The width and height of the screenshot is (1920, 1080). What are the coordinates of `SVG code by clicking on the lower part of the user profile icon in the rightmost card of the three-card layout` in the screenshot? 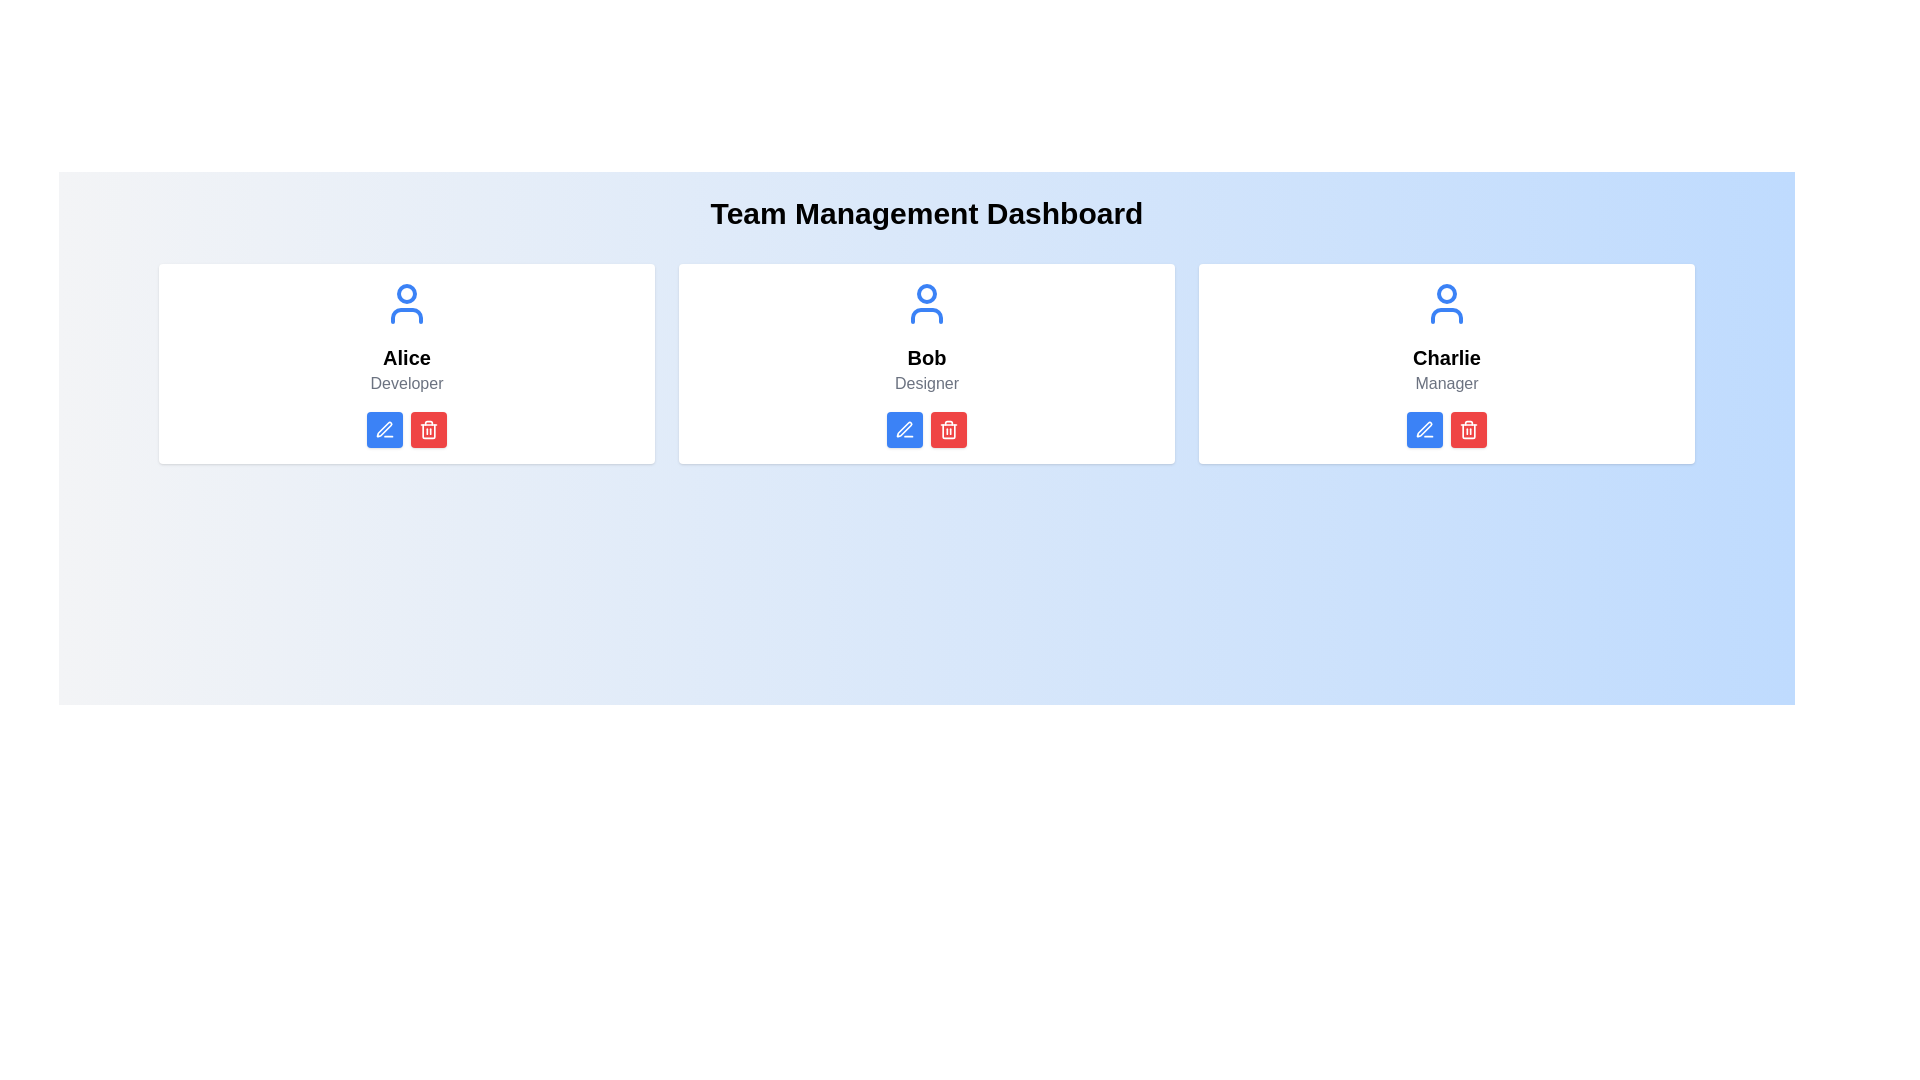 It's located at (1446, 315).